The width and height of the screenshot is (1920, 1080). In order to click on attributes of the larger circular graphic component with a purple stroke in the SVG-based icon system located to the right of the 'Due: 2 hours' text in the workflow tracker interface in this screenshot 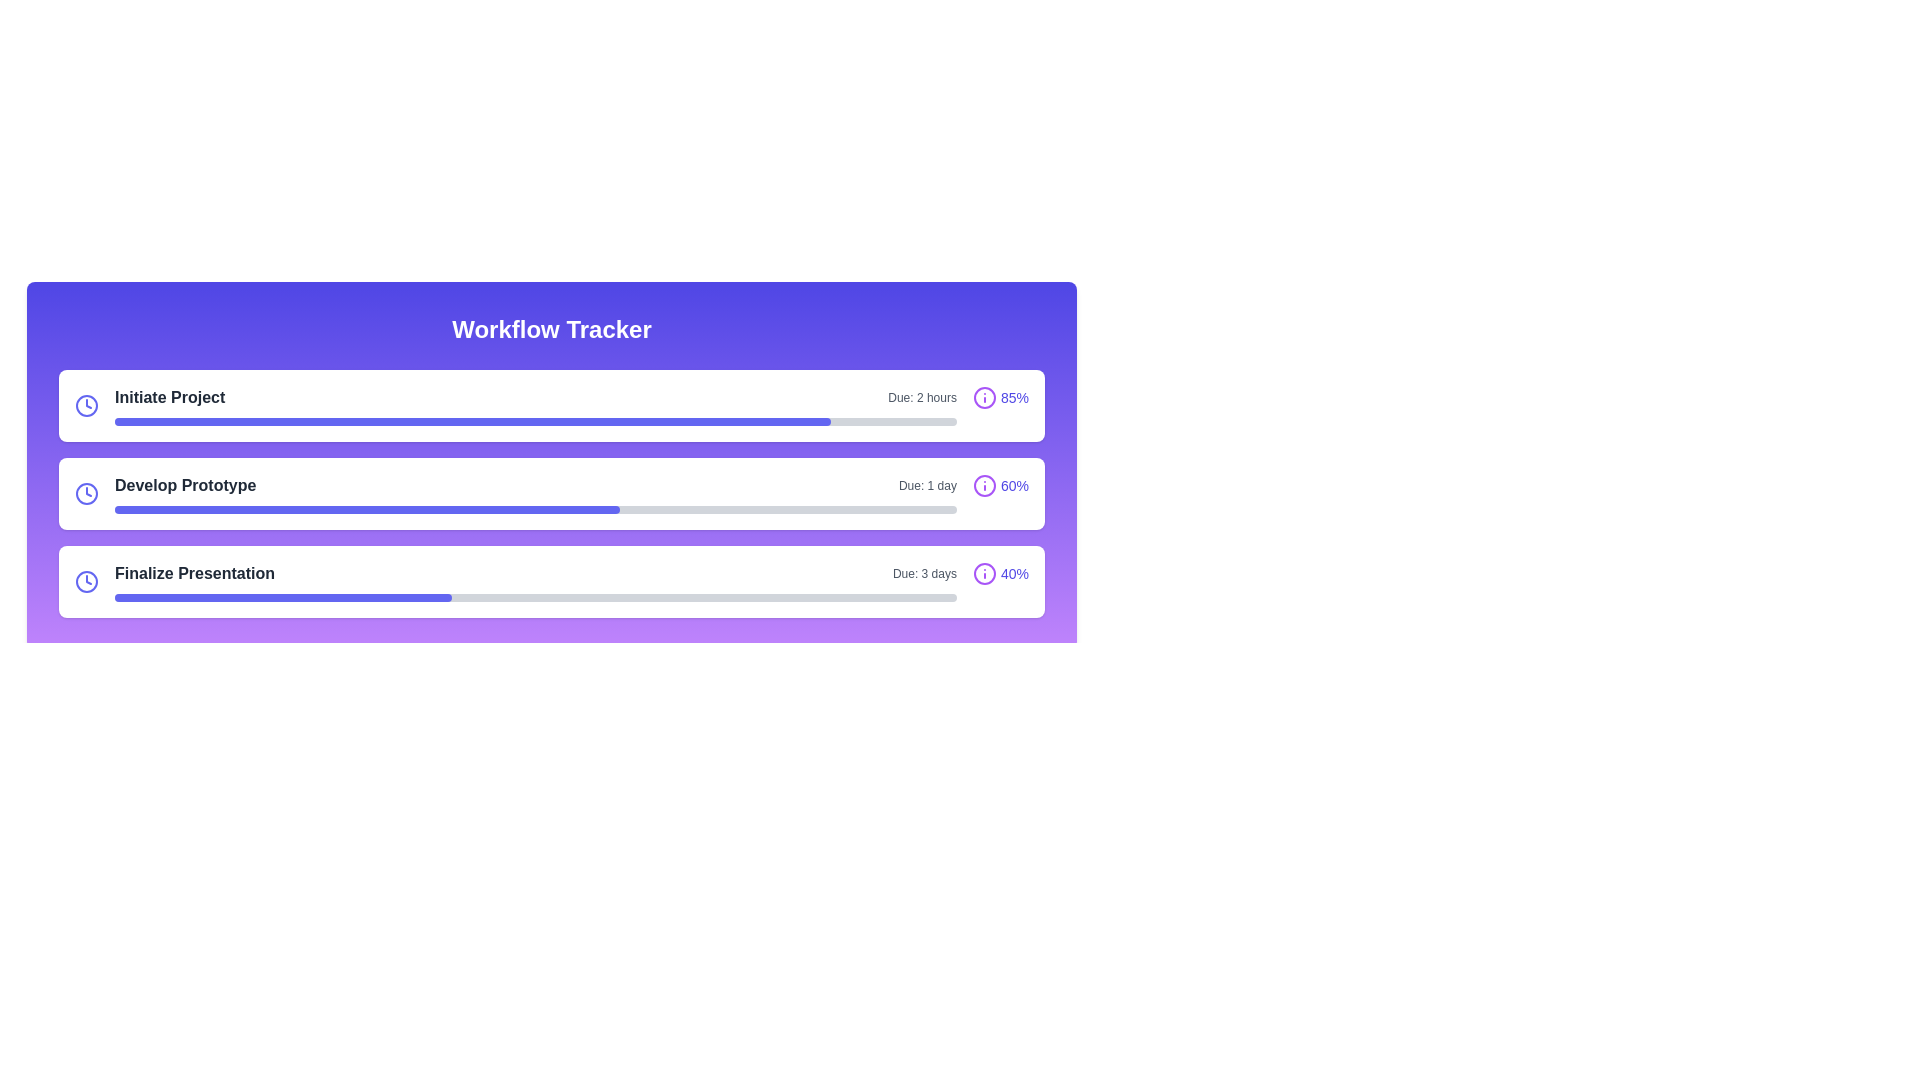, I will do `click(984, 397)`.